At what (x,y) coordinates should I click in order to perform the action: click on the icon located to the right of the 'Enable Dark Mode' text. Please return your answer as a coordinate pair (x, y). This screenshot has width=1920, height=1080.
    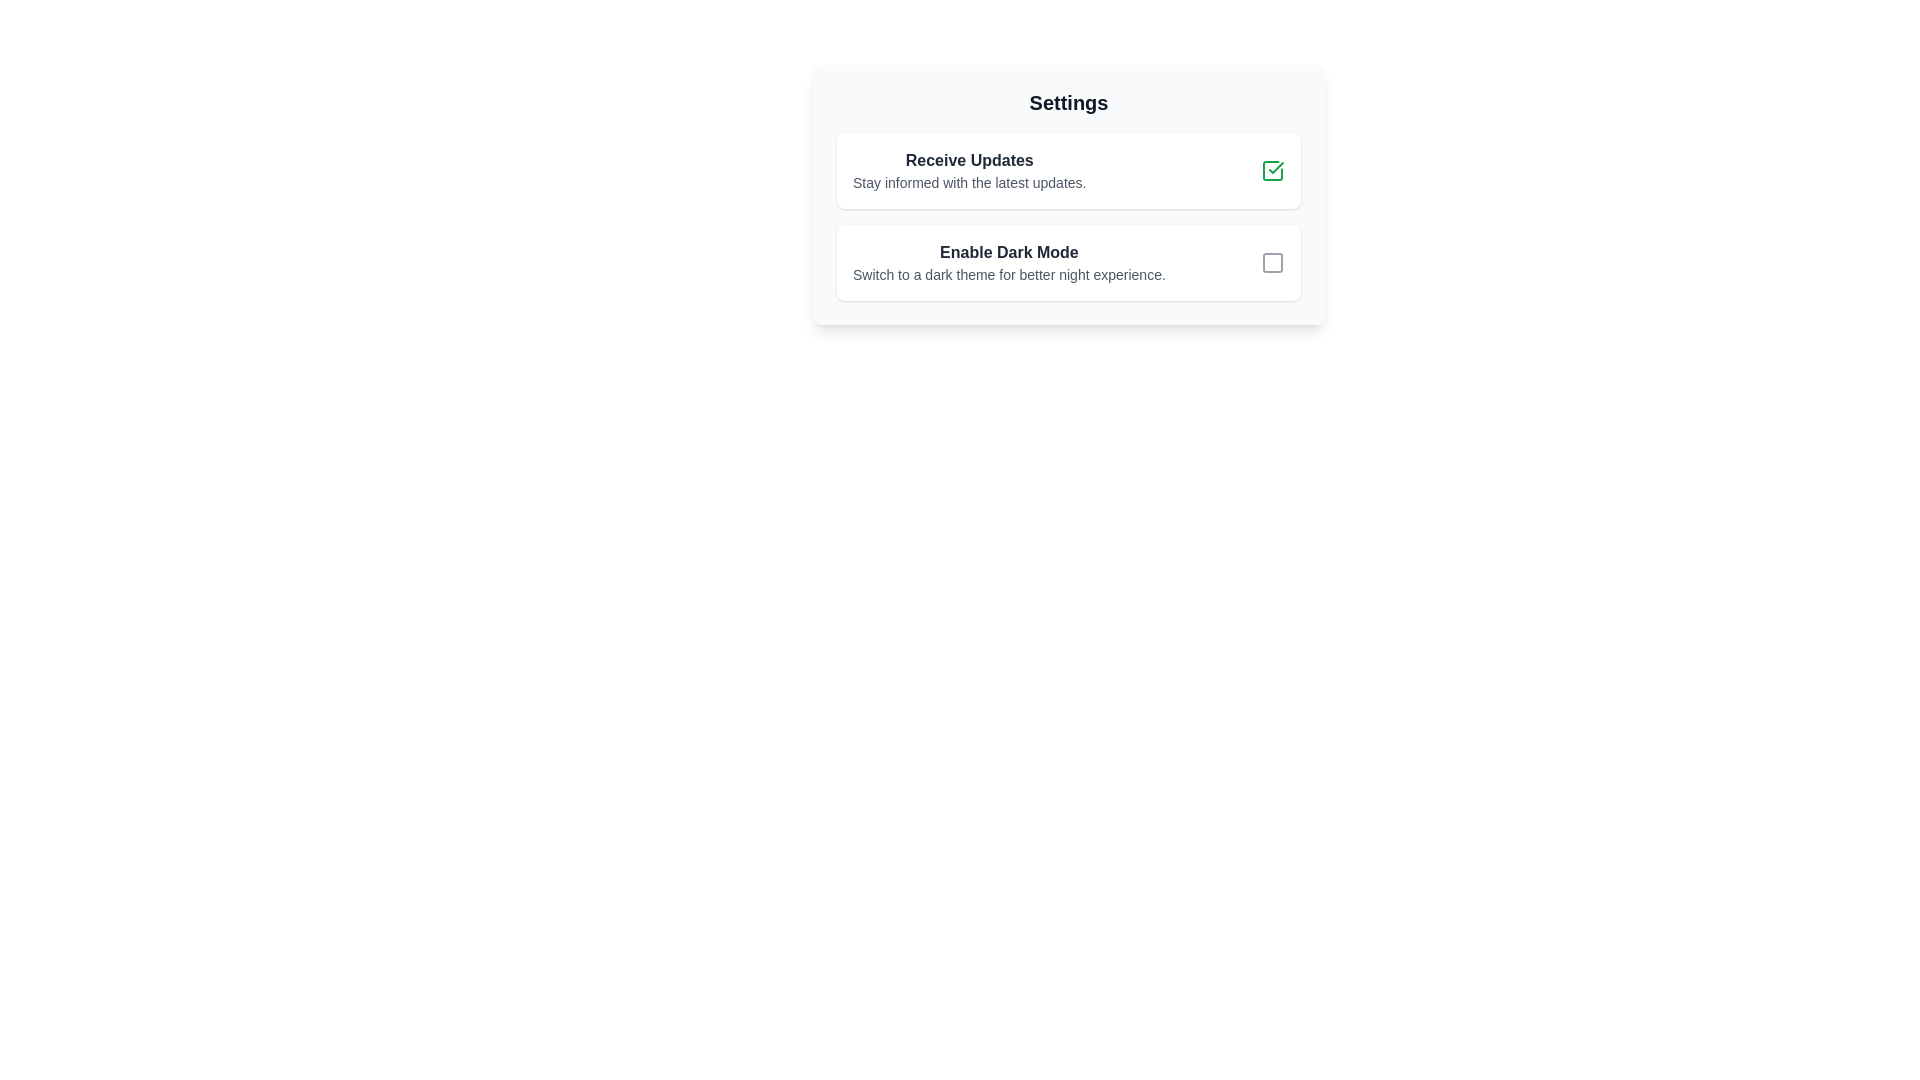
    Looking at the image, I should click on (1271, 261).